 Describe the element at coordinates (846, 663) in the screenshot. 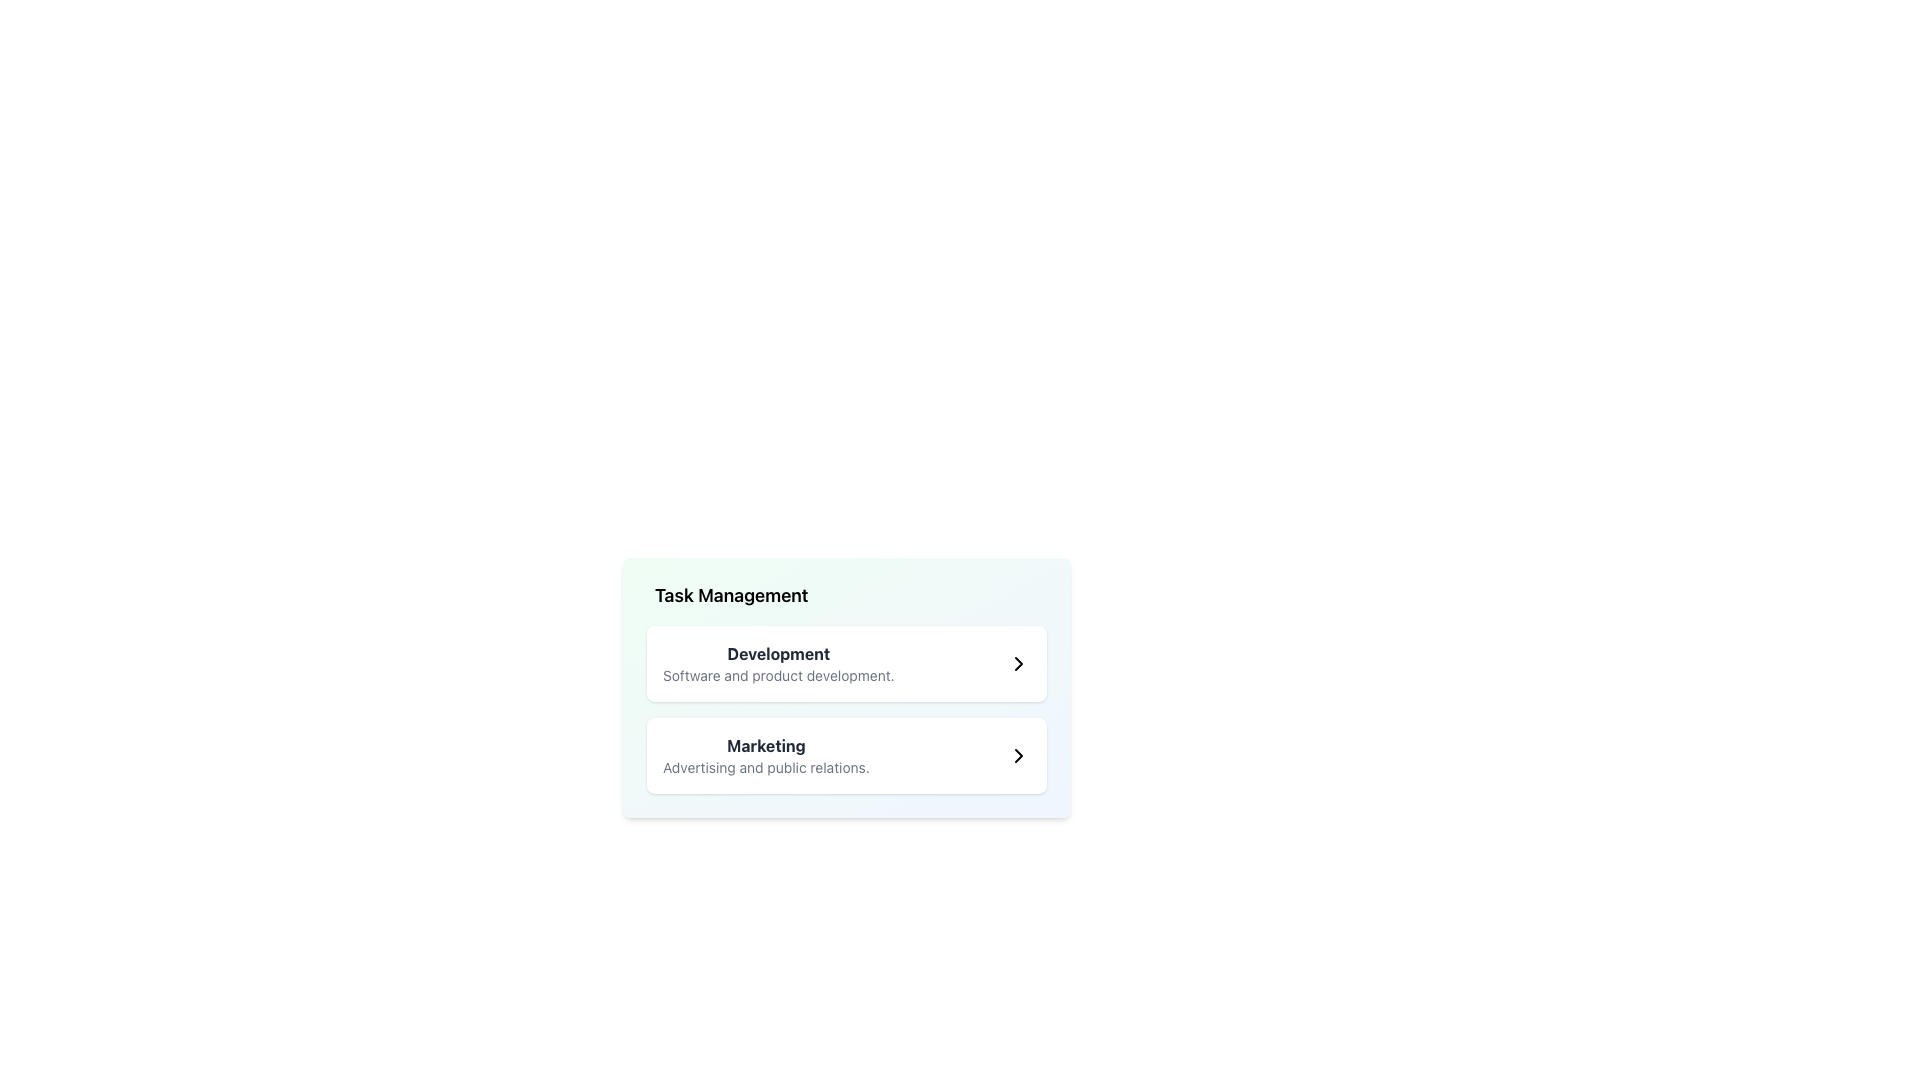

I see `the upper card in the 'Task Management' list that directs users to software and product development details` at that location.